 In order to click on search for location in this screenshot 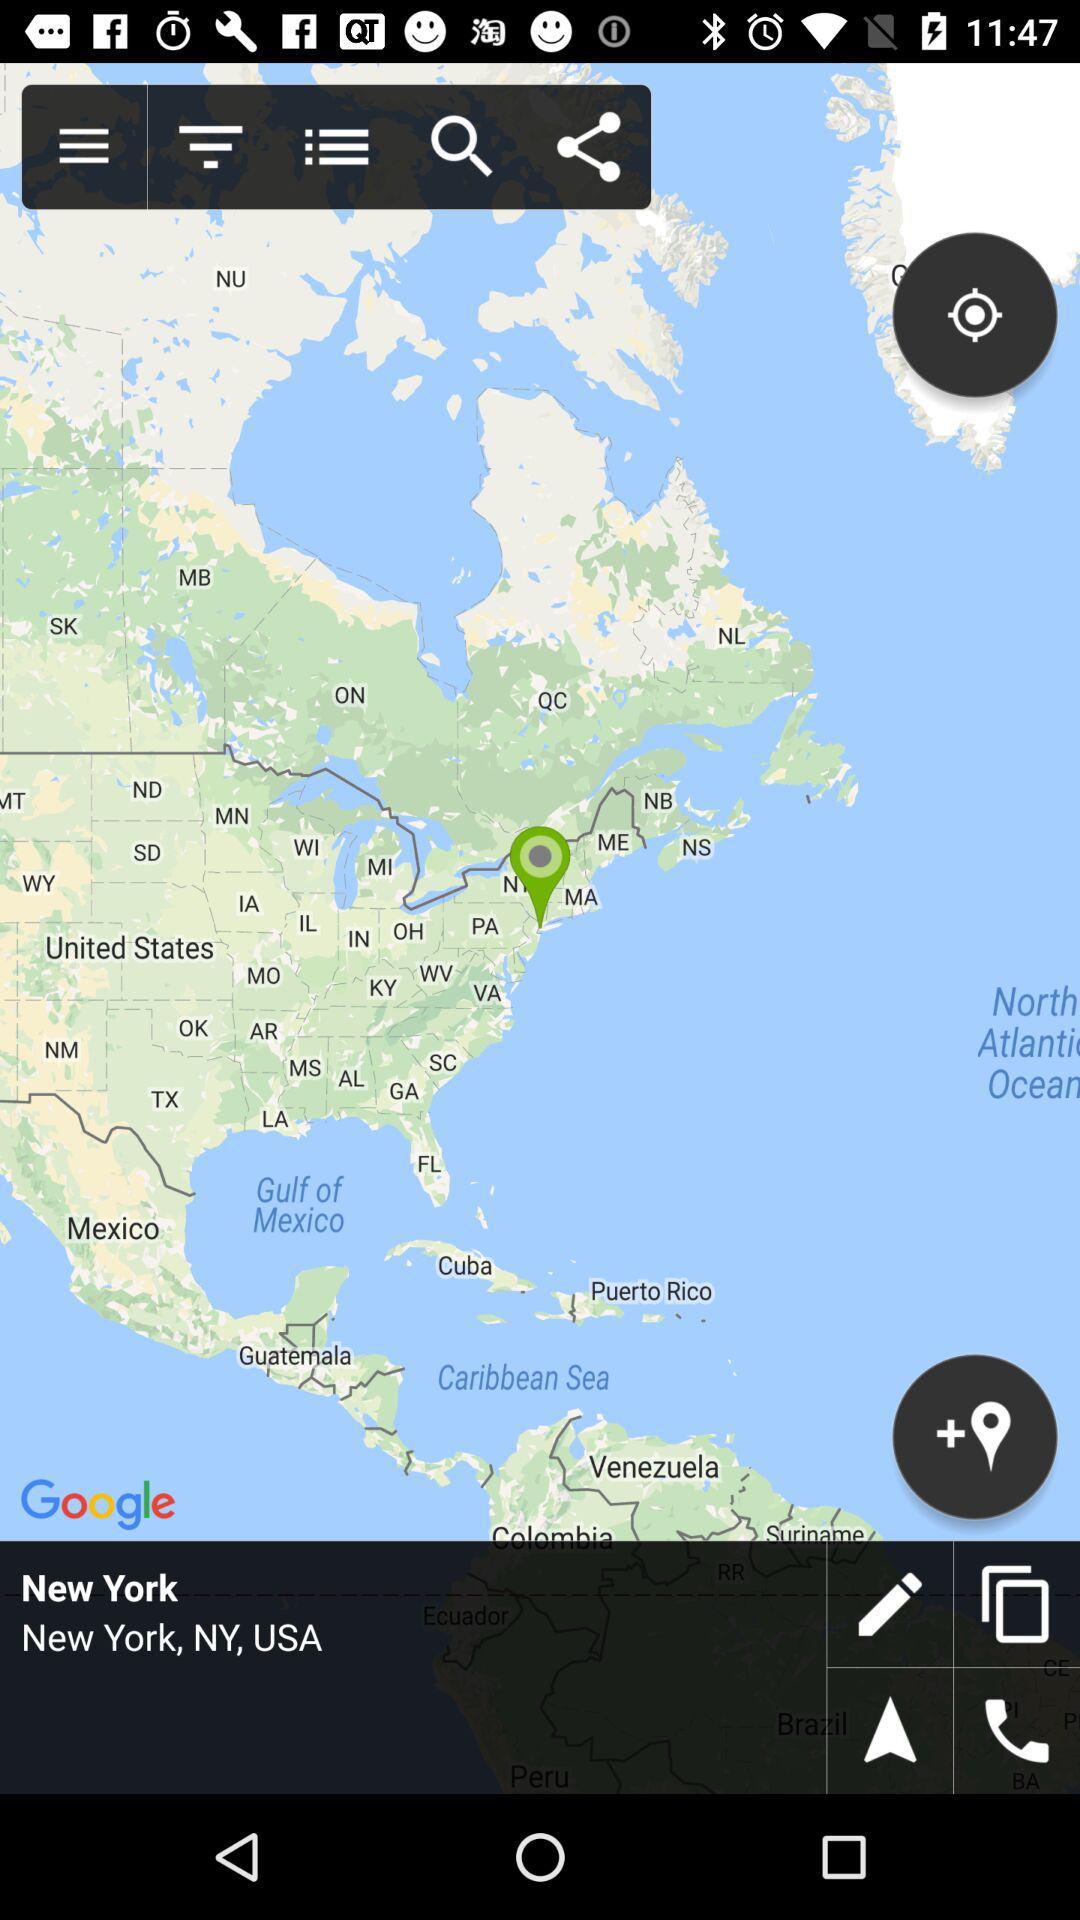, I will do `click(462, 146)`.